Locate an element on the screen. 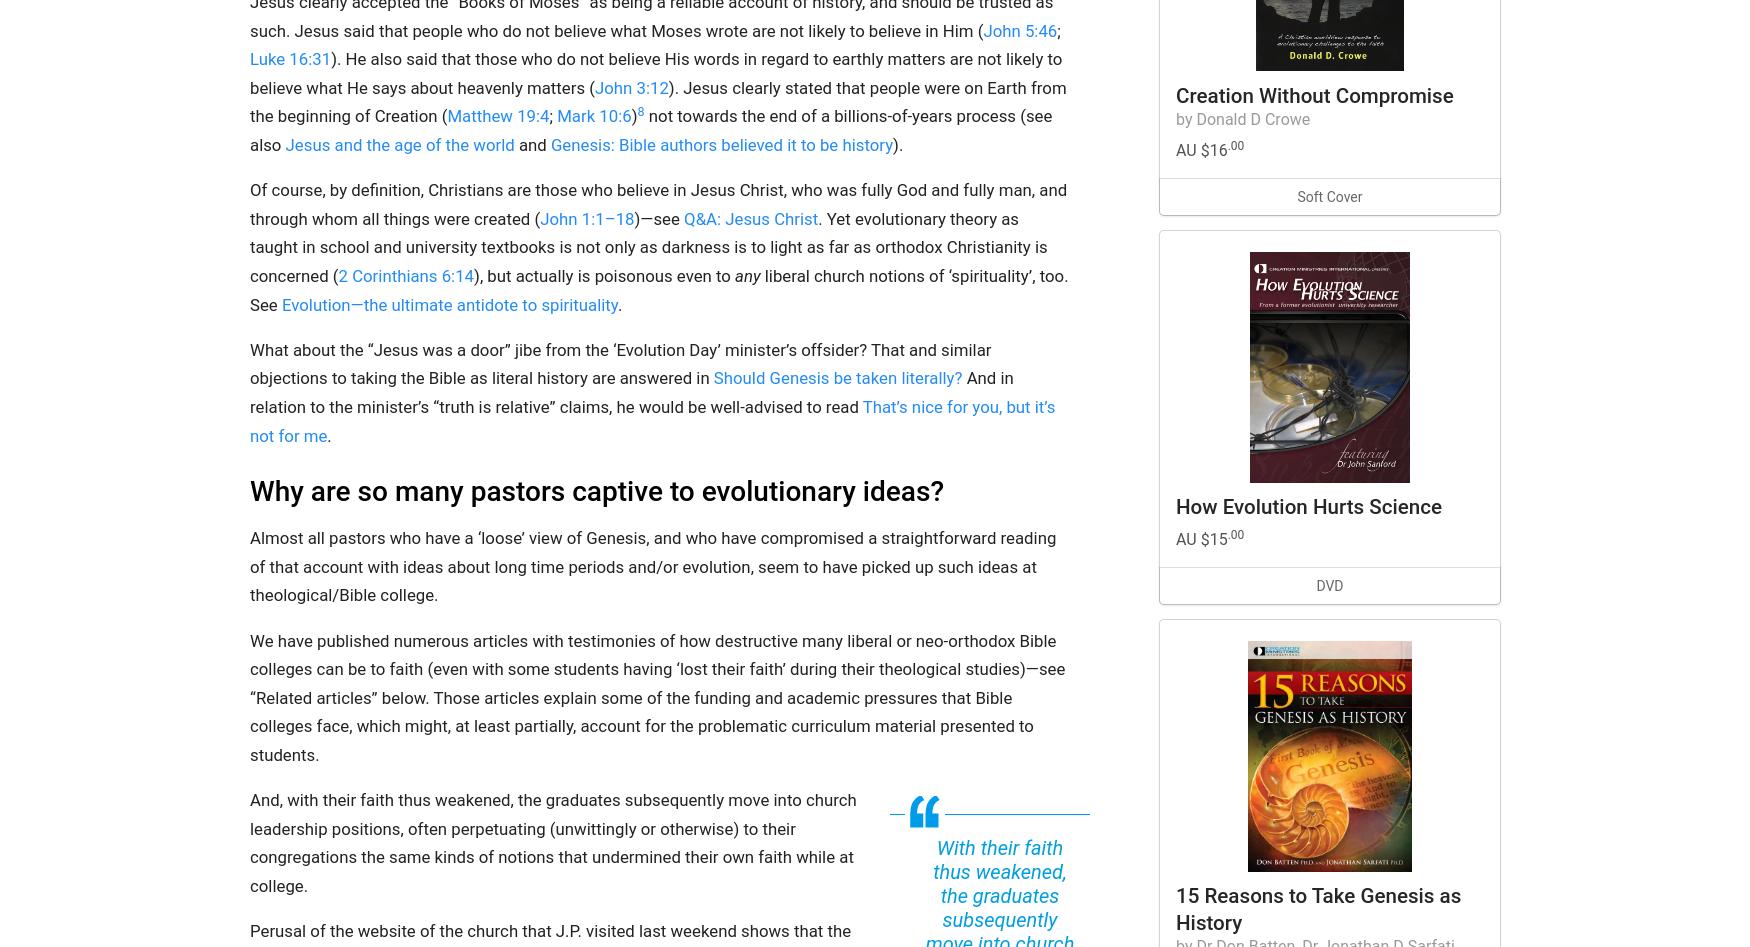 The height and width of the screenshot is (947, 1750). 'Creation Without Compromise' is located at coordinates (1175, 94).